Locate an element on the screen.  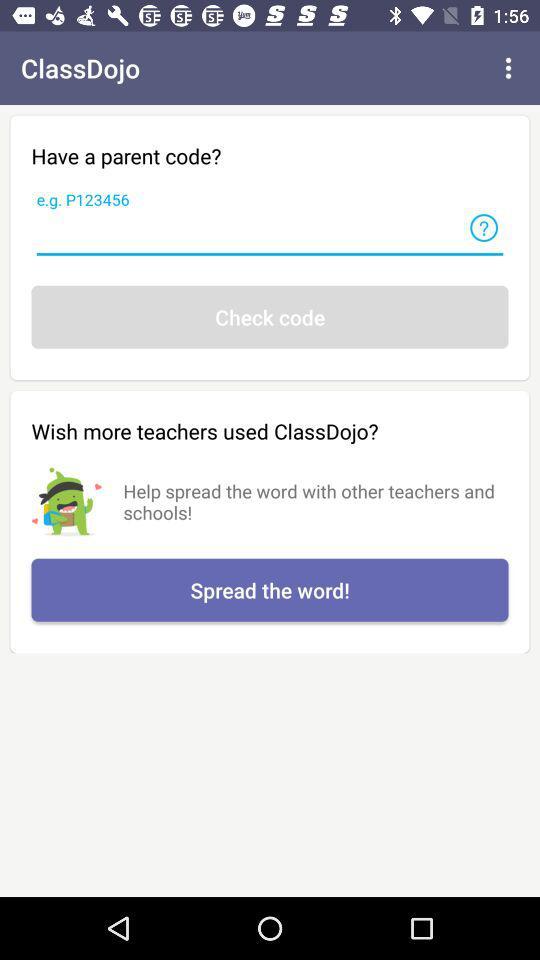
see menu options is located at coordinates (508, 68).